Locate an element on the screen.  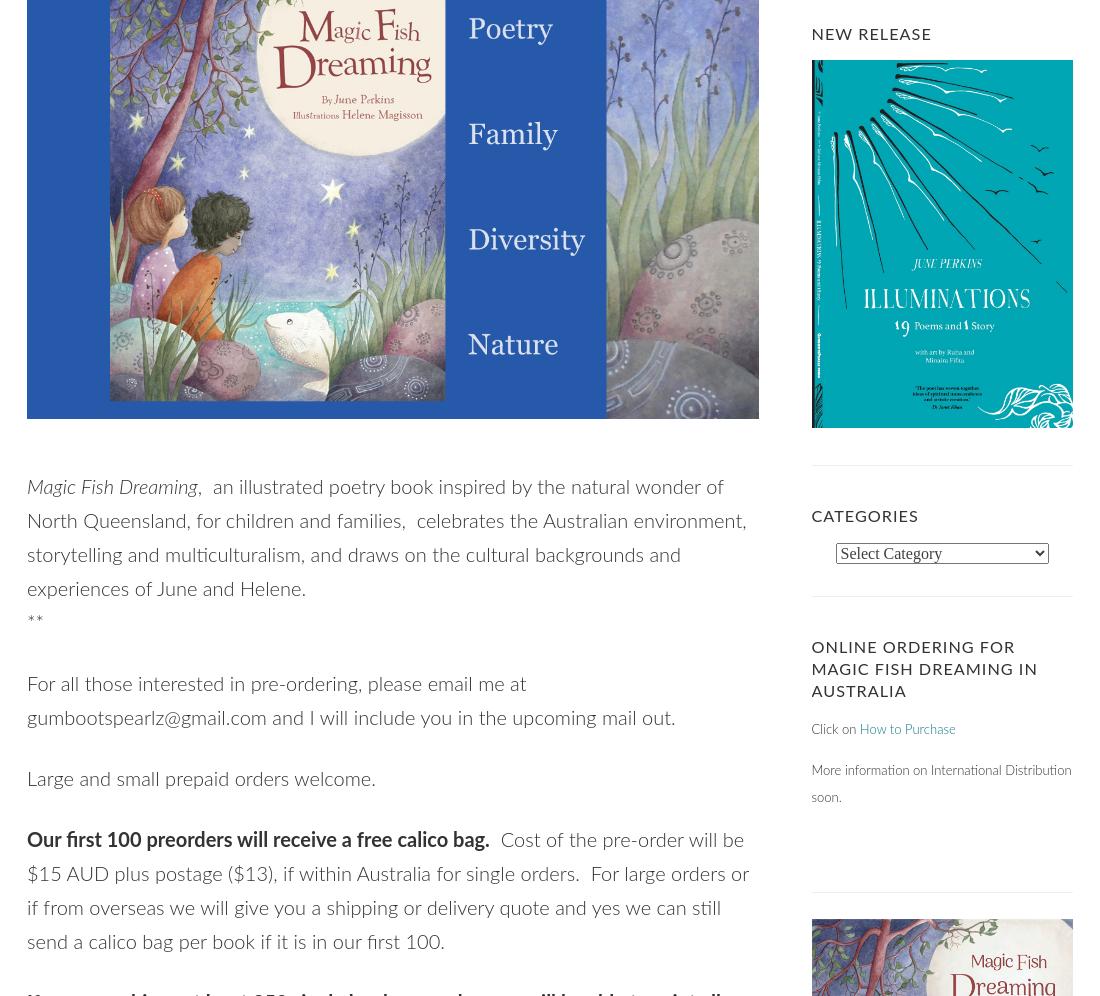
'How to Purchase' is located at coordinates (906, 729).